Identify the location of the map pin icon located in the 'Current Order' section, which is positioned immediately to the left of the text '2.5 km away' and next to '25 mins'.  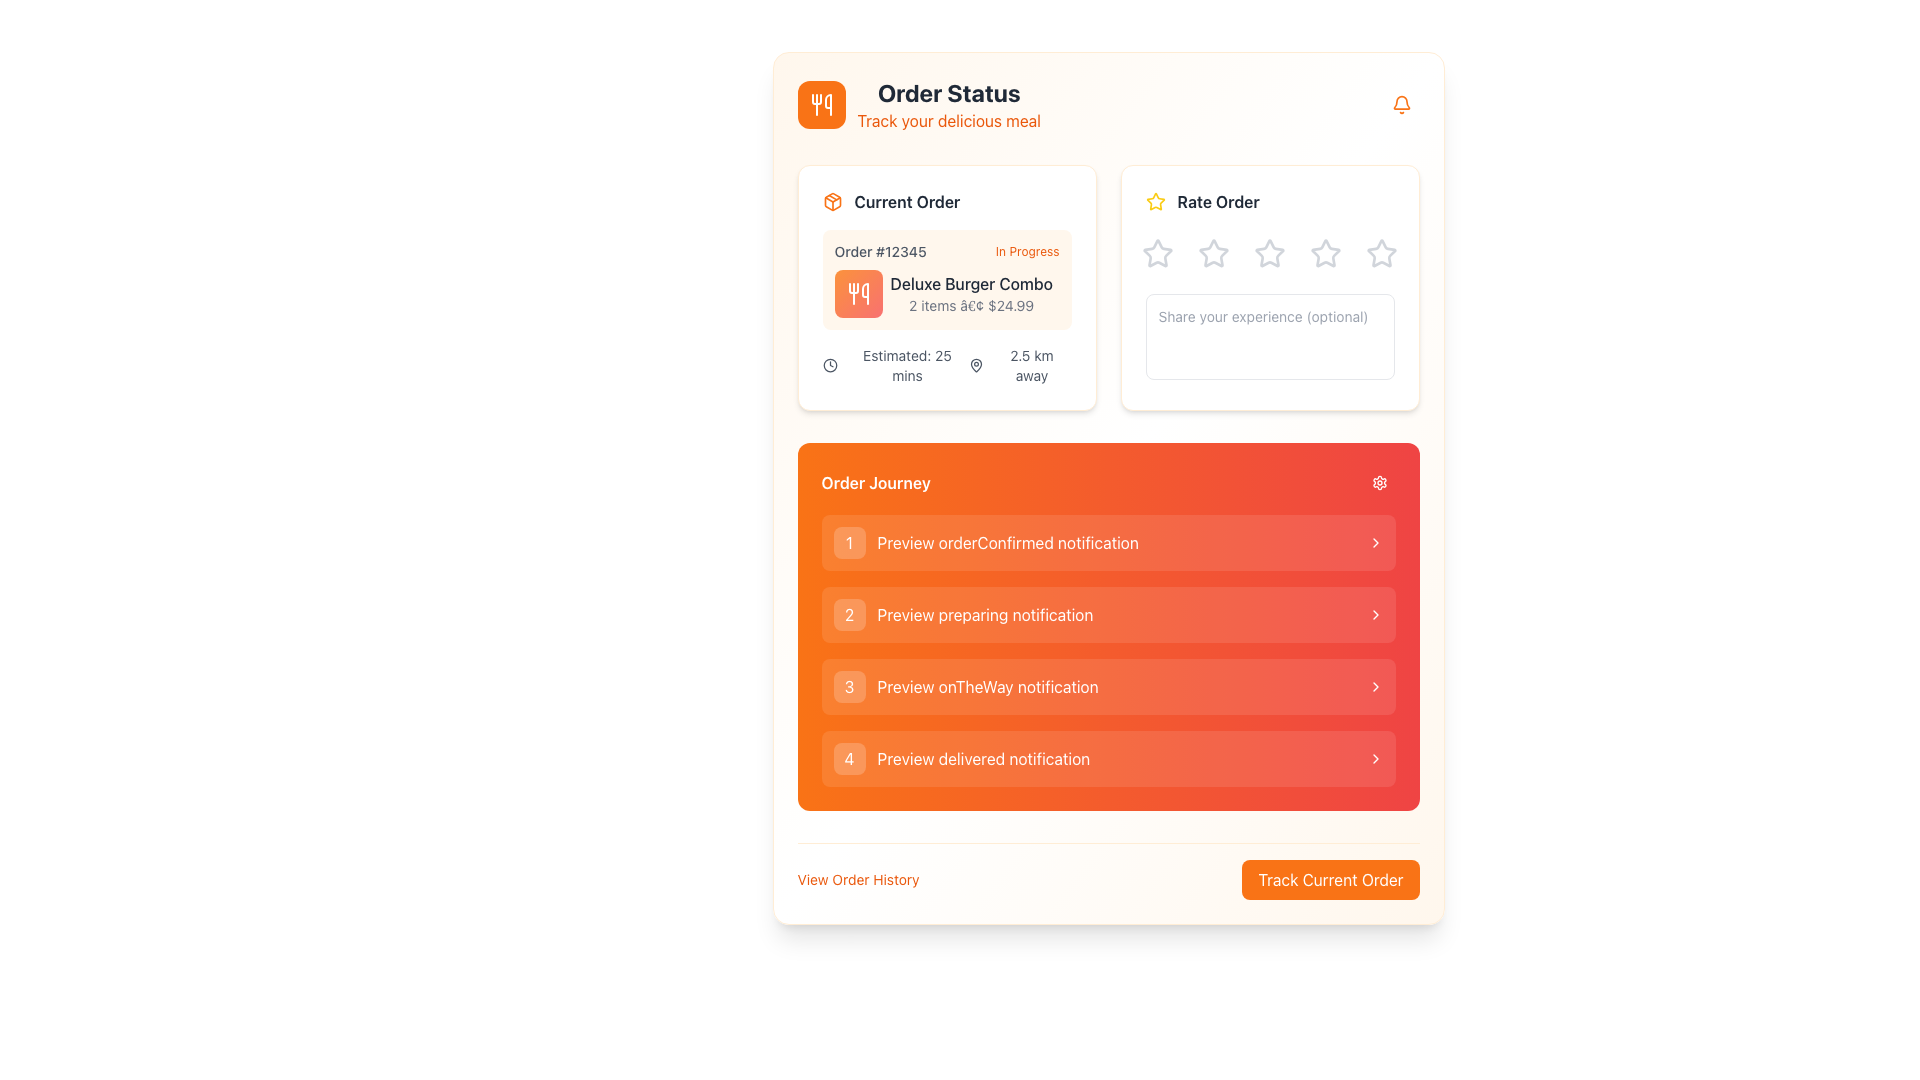
(976, 366).